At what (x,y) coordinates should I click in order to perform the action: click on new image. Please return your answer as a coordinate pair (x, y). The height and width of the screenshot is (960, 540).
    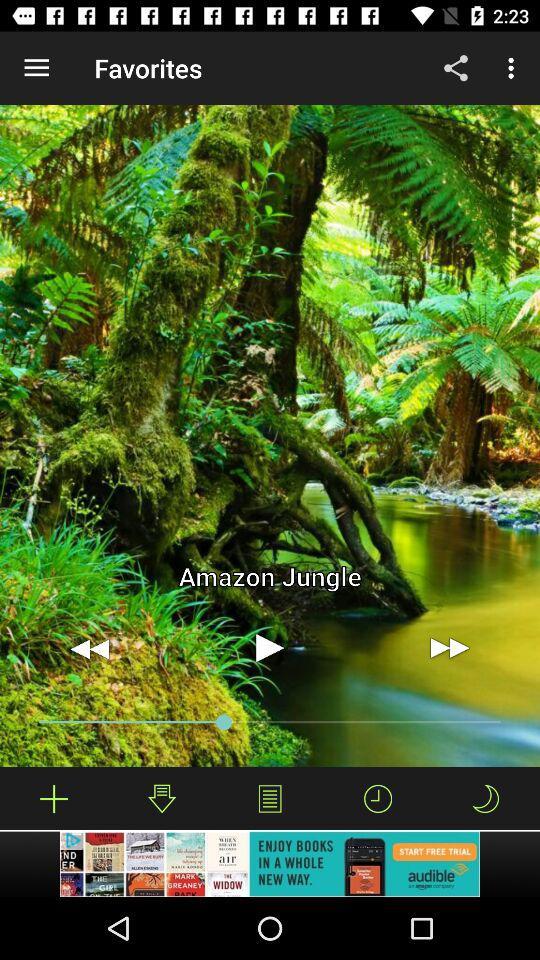
    Looking at the image, I should click on (54, 798).